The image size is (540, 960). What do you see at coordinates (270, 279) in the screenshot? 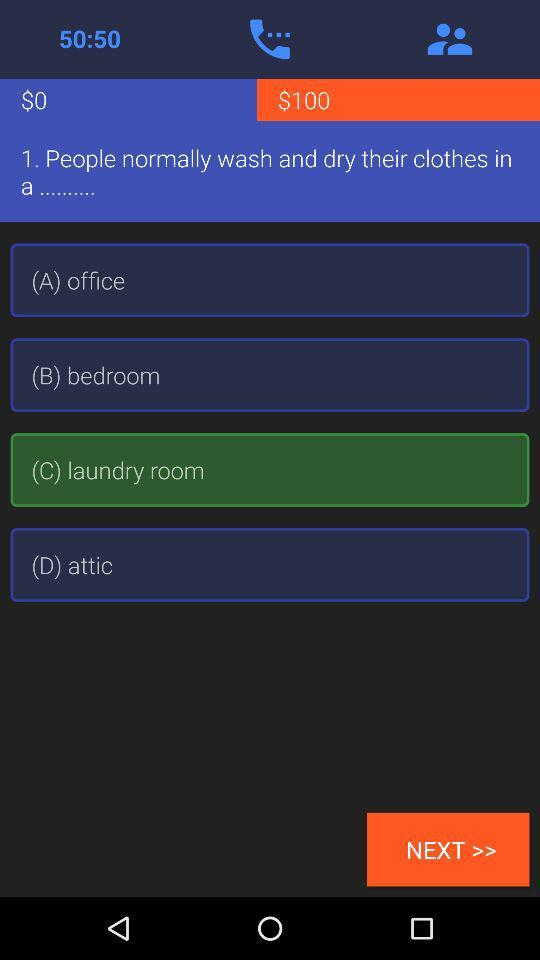
I see `icon below 1 people normally icon` at bounding box center [270, 279].